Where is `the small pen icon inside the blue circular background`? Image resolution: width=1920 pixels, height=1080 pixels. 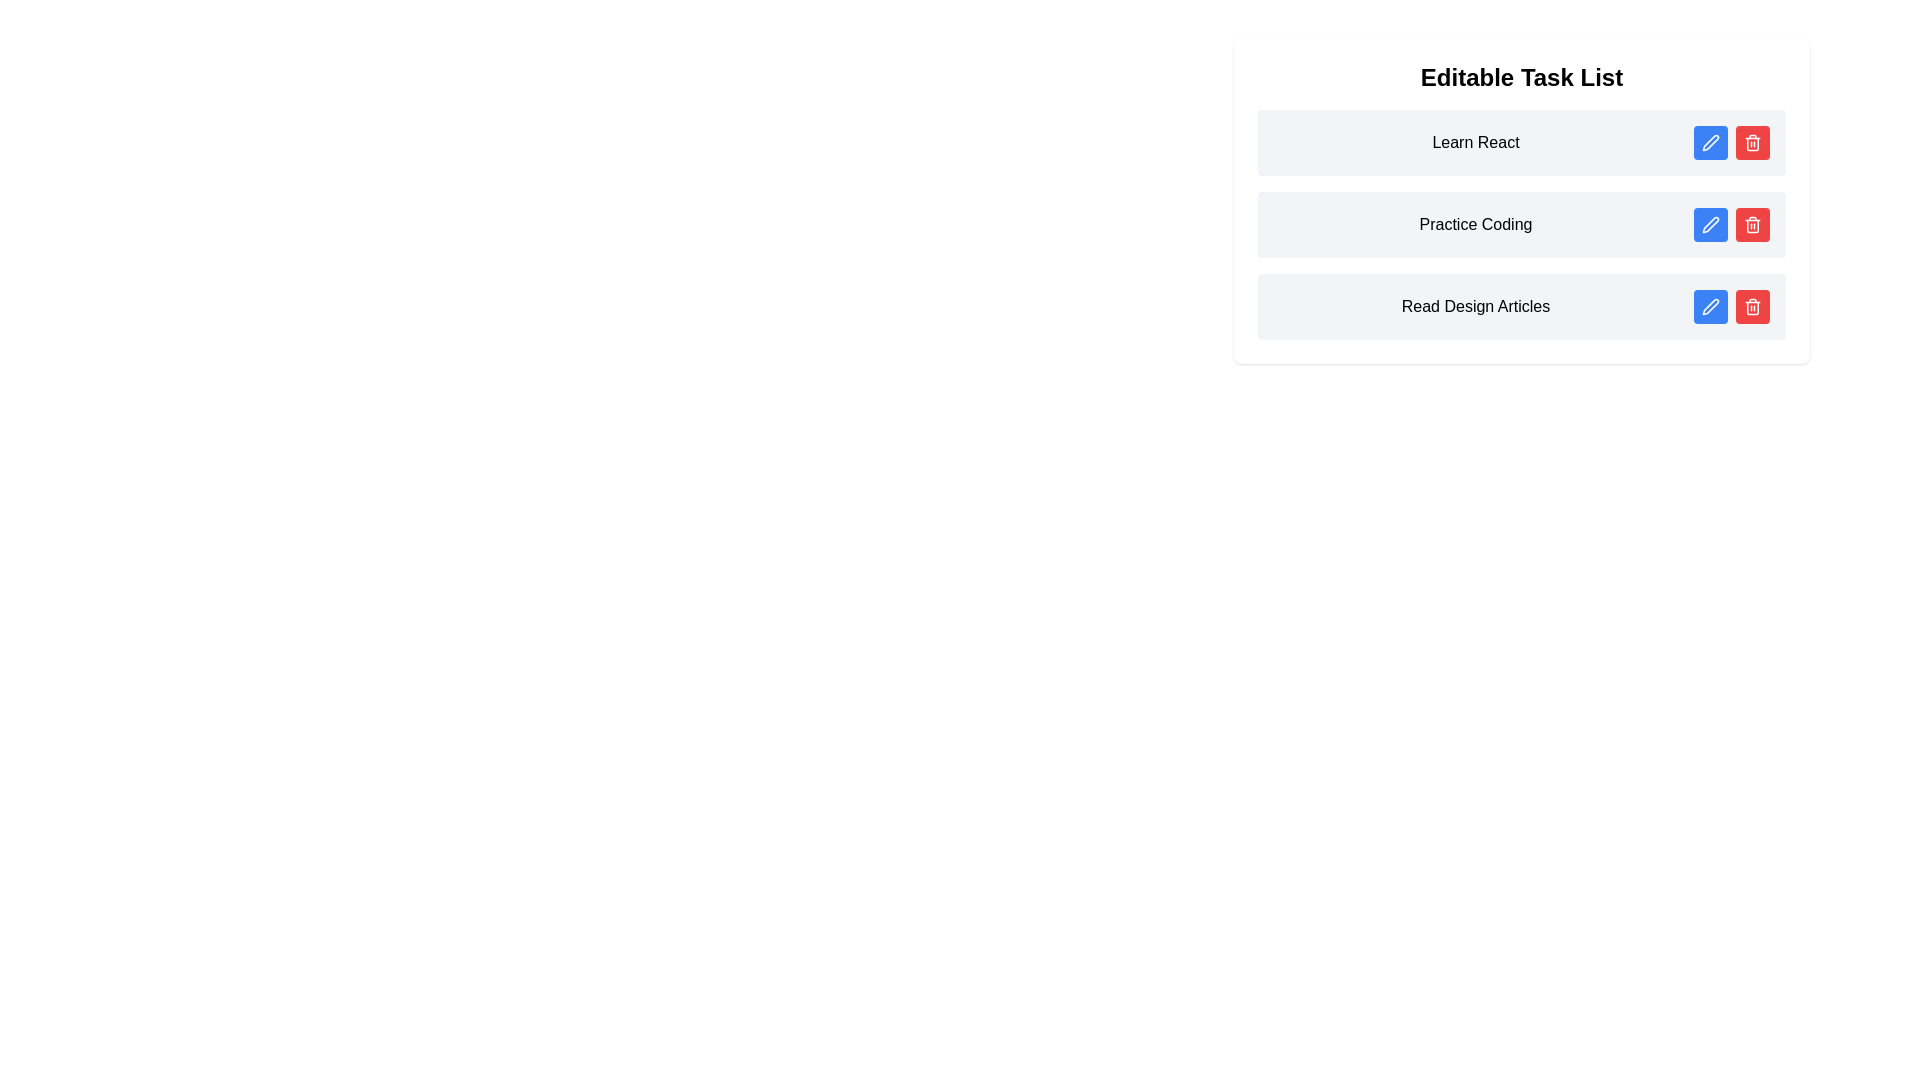 the small pen icon inside the blue circular background is located at coordinates (1709, 307).